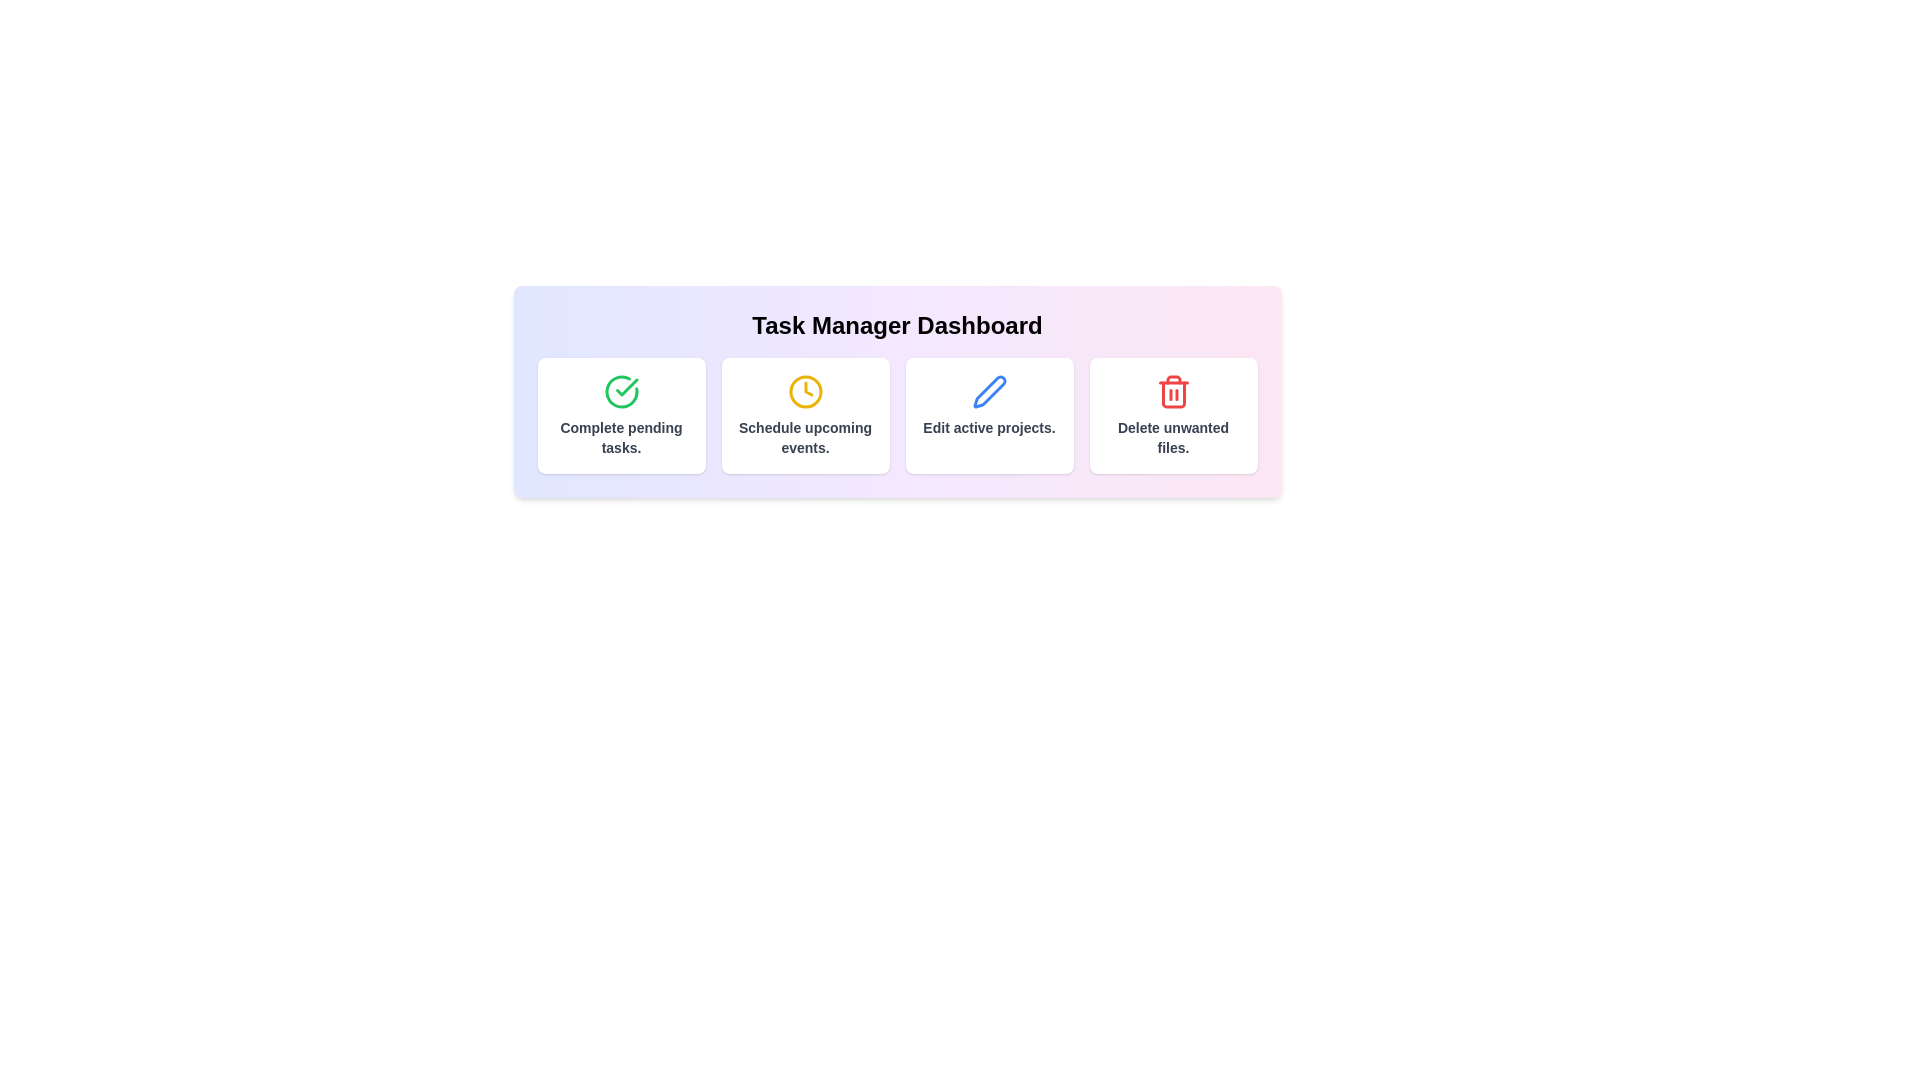  Describe the element at coordinates (805, 392) in the screenshot. I see `the outer circle of the clock icon, which is part of the 'Schedule upcoming events' card located in the dashboard panel` at that location.